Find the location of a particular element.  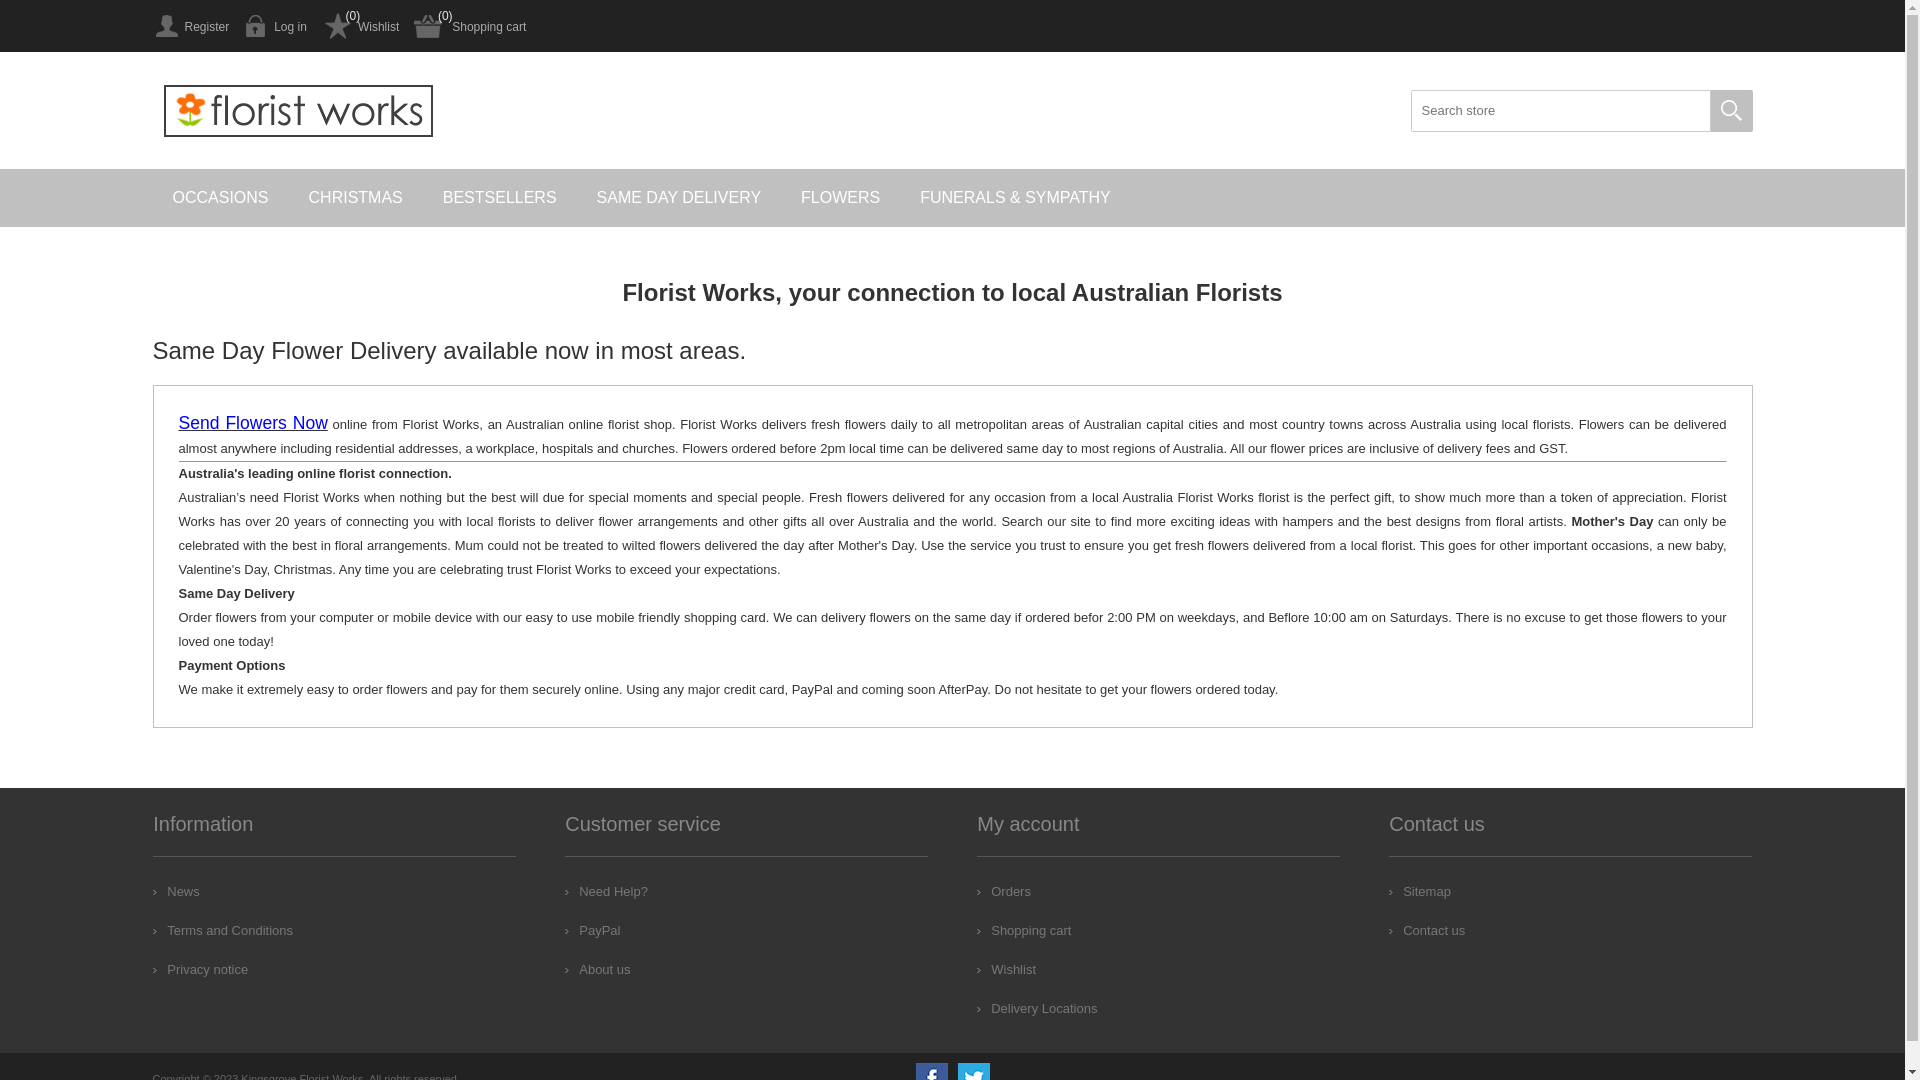

'Need Help?' is located at coordinates (564, 890).